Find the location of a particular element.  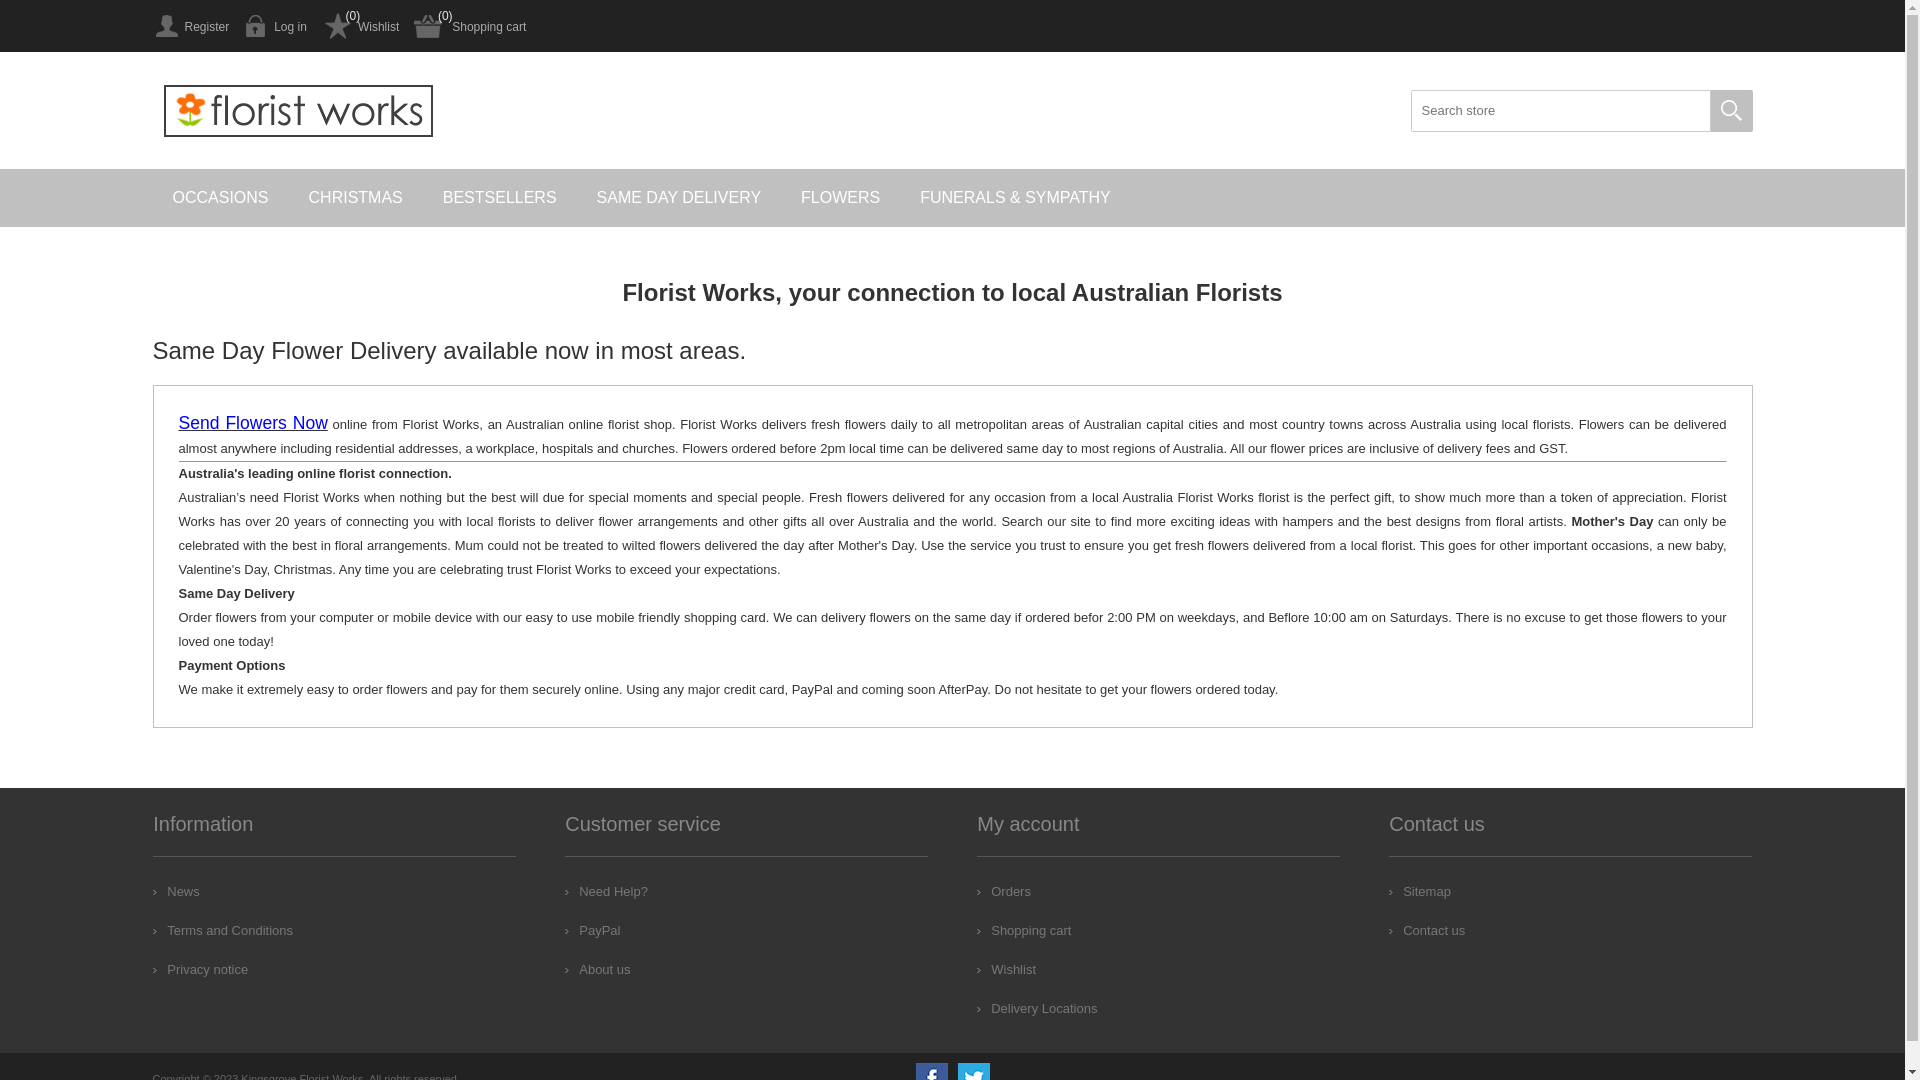

'Need Help?' is located at coordinates (564, 890).